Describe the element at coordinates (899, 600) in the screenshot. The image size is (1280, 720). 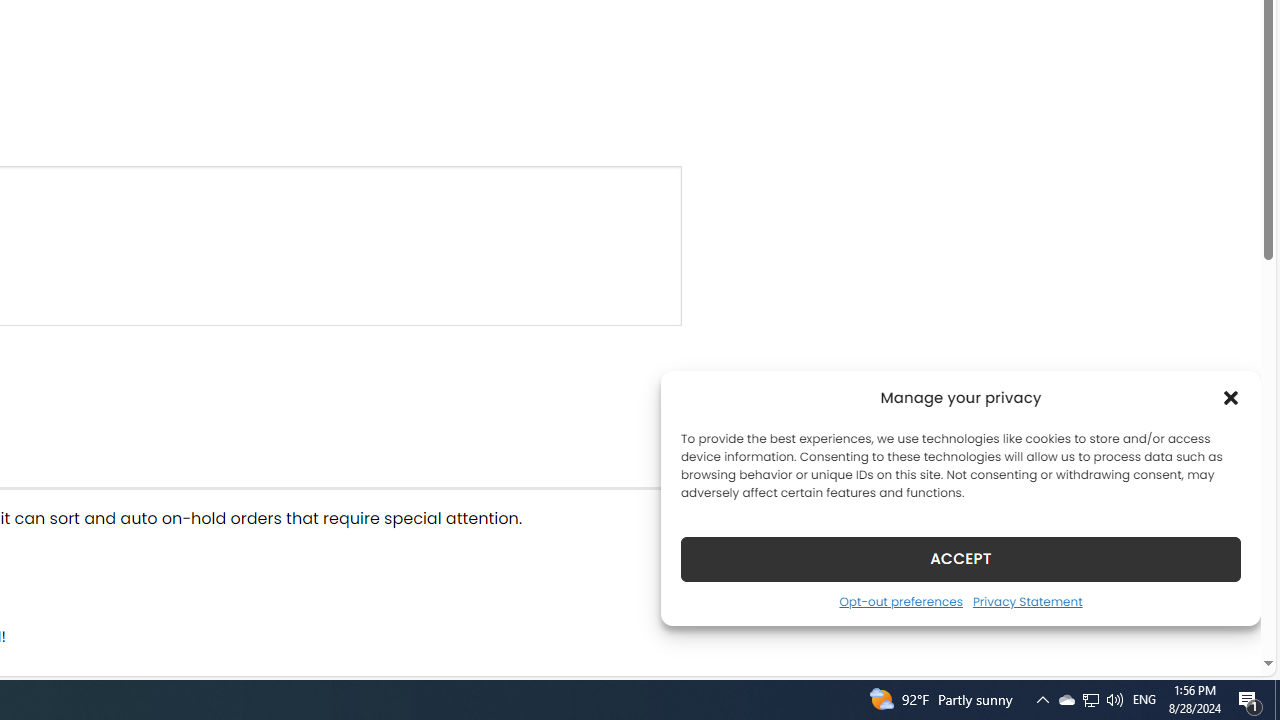
I see `'Opt-out preferences'` at that location.